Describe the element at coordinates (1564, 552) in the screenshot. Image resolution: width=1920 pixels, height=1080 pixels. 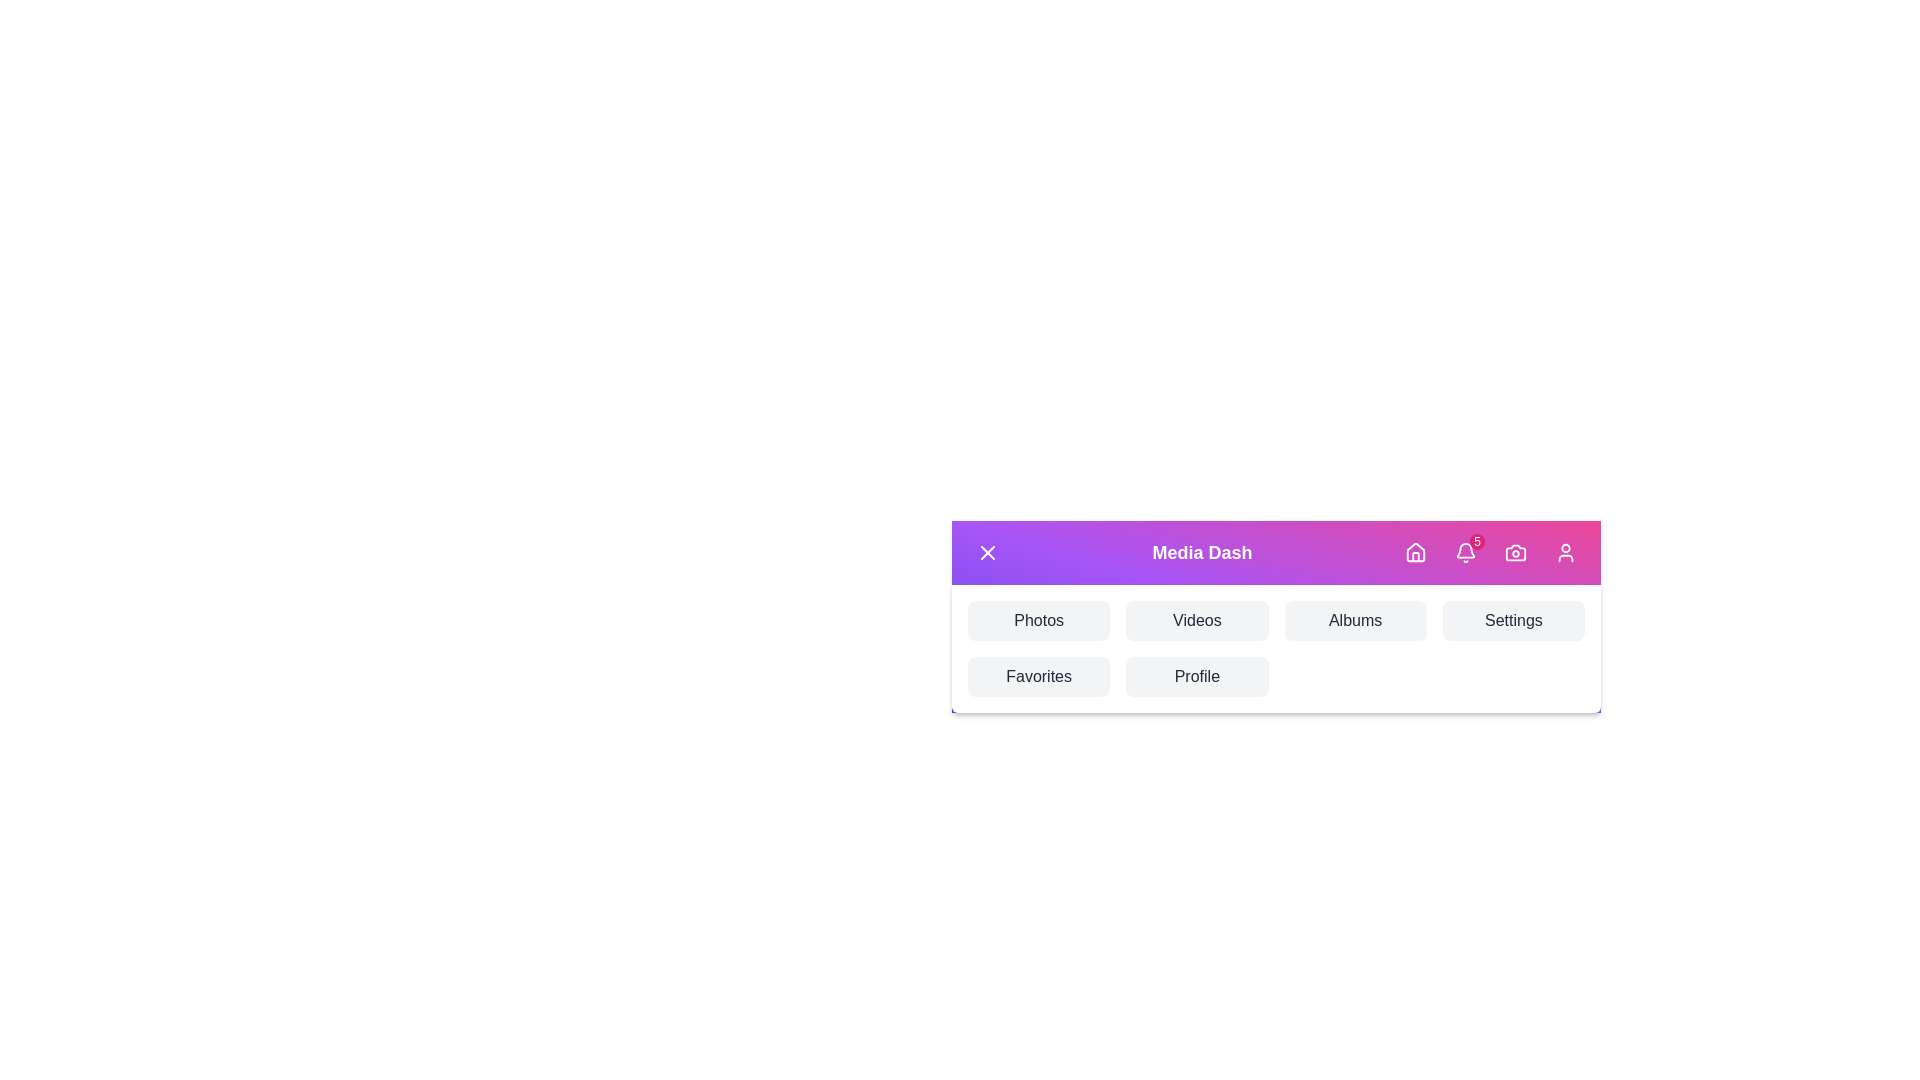
I see `the Profile icon in the VibrantMediaAppBar` at that location.